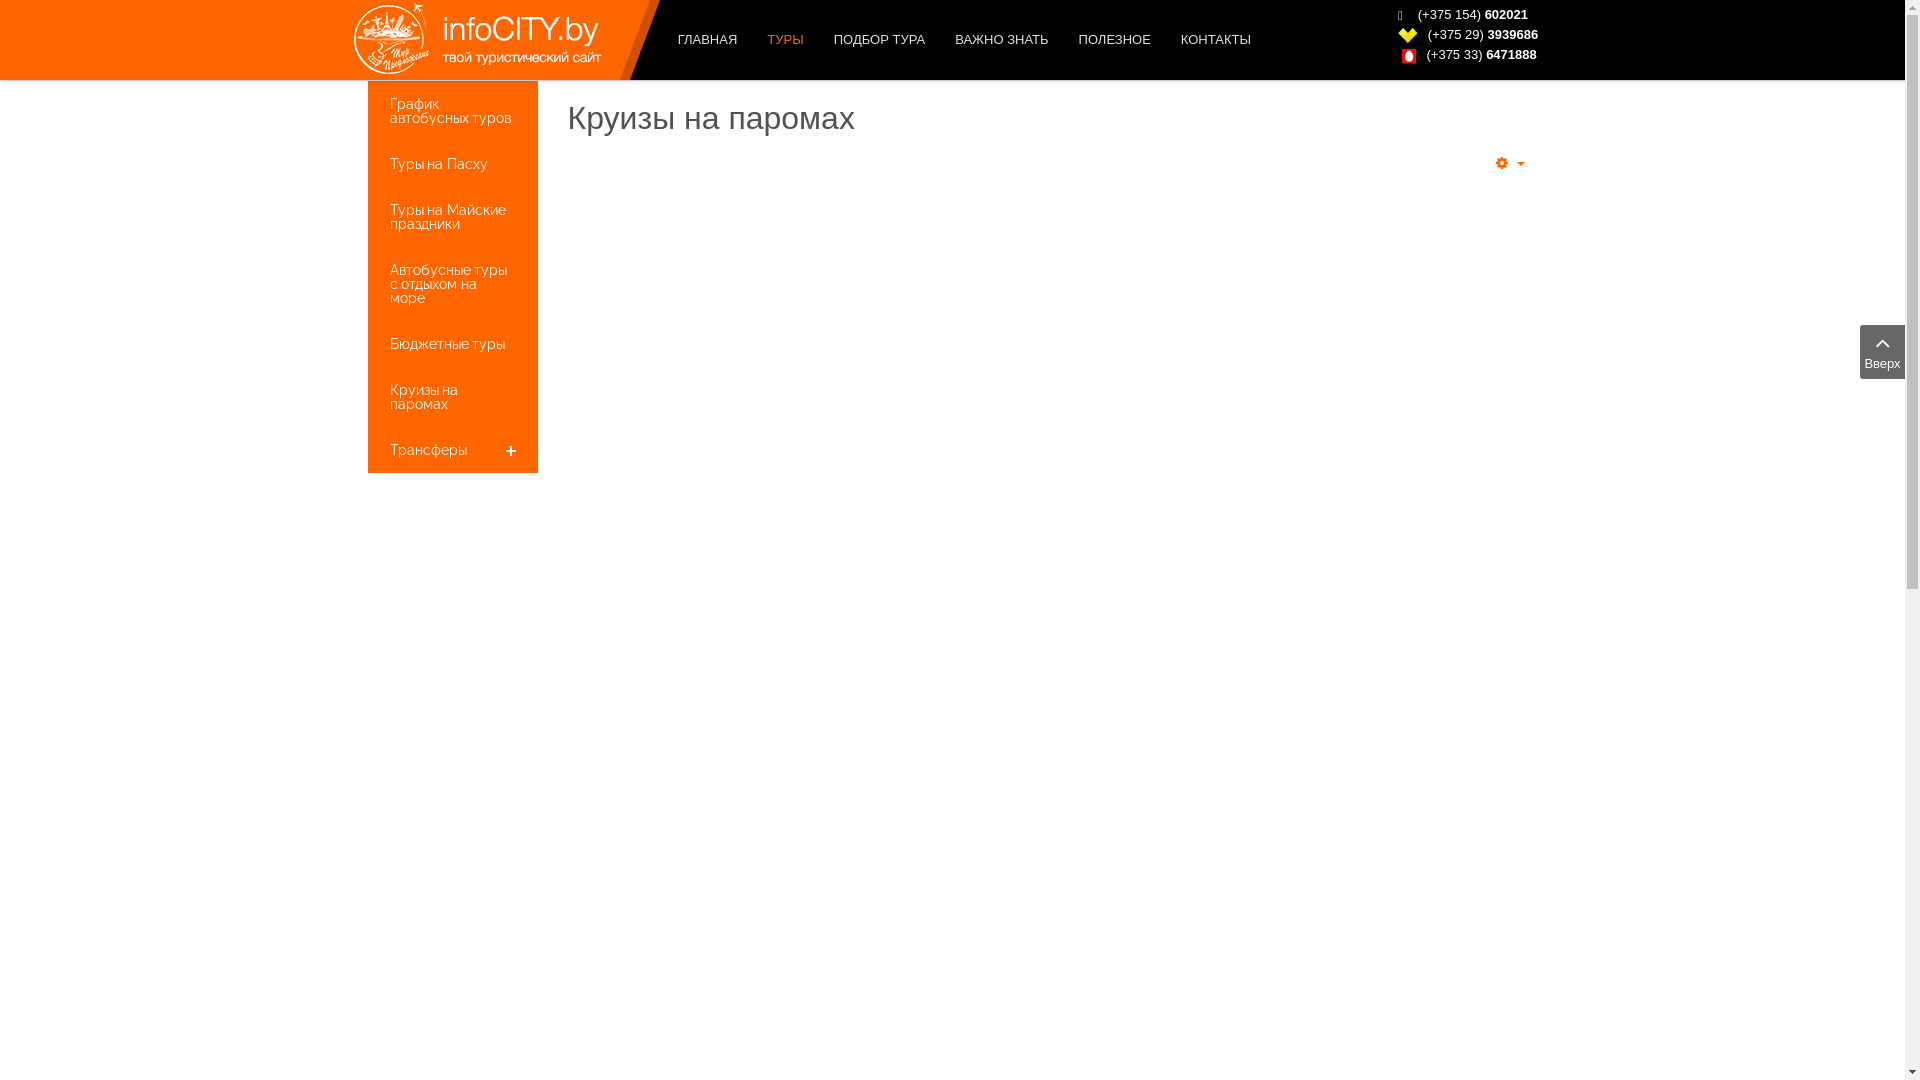 This screenshot has width=1920, height=1080. Describe the element at coordinates (465, 39) in the screenshot. I see `'infoCity.by  '` at that location.